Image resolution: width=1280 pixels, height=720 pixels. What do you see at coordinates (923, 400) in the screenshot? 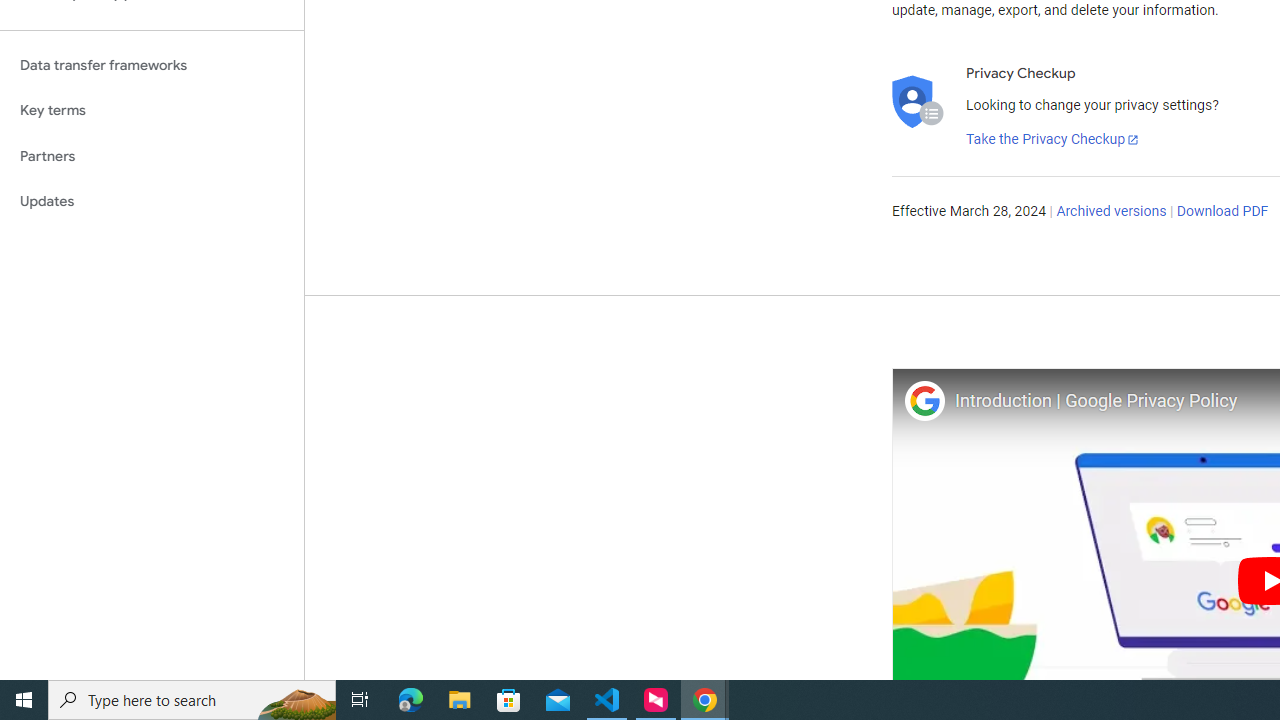
I see `'Photo image of Google'` at bounding box center [923, 400].